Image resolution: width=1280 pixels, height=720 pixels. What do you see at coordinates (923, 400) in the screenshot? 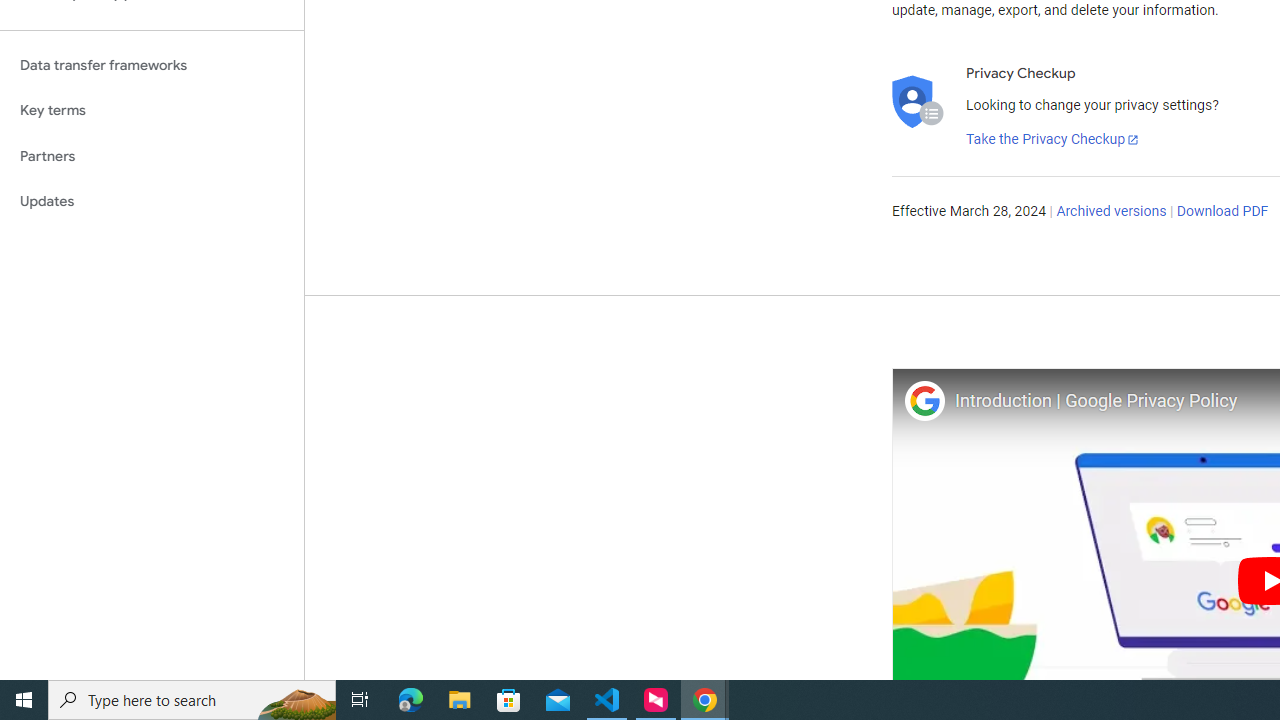
I see `'Photo image of Google'` at bounding box center [923, 400].